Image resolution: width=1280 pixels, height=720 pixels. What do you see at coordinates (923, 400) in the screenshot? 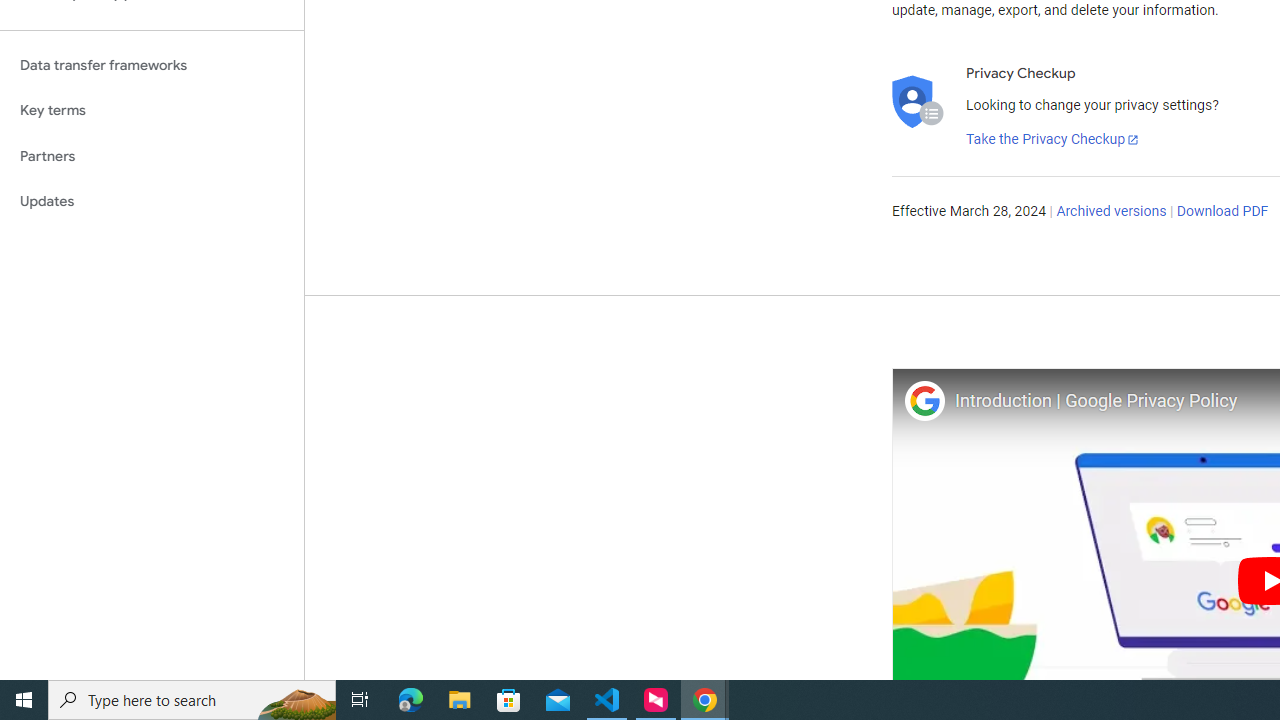
I see `'Photo image of Google'` at bounding box center [923, 400].